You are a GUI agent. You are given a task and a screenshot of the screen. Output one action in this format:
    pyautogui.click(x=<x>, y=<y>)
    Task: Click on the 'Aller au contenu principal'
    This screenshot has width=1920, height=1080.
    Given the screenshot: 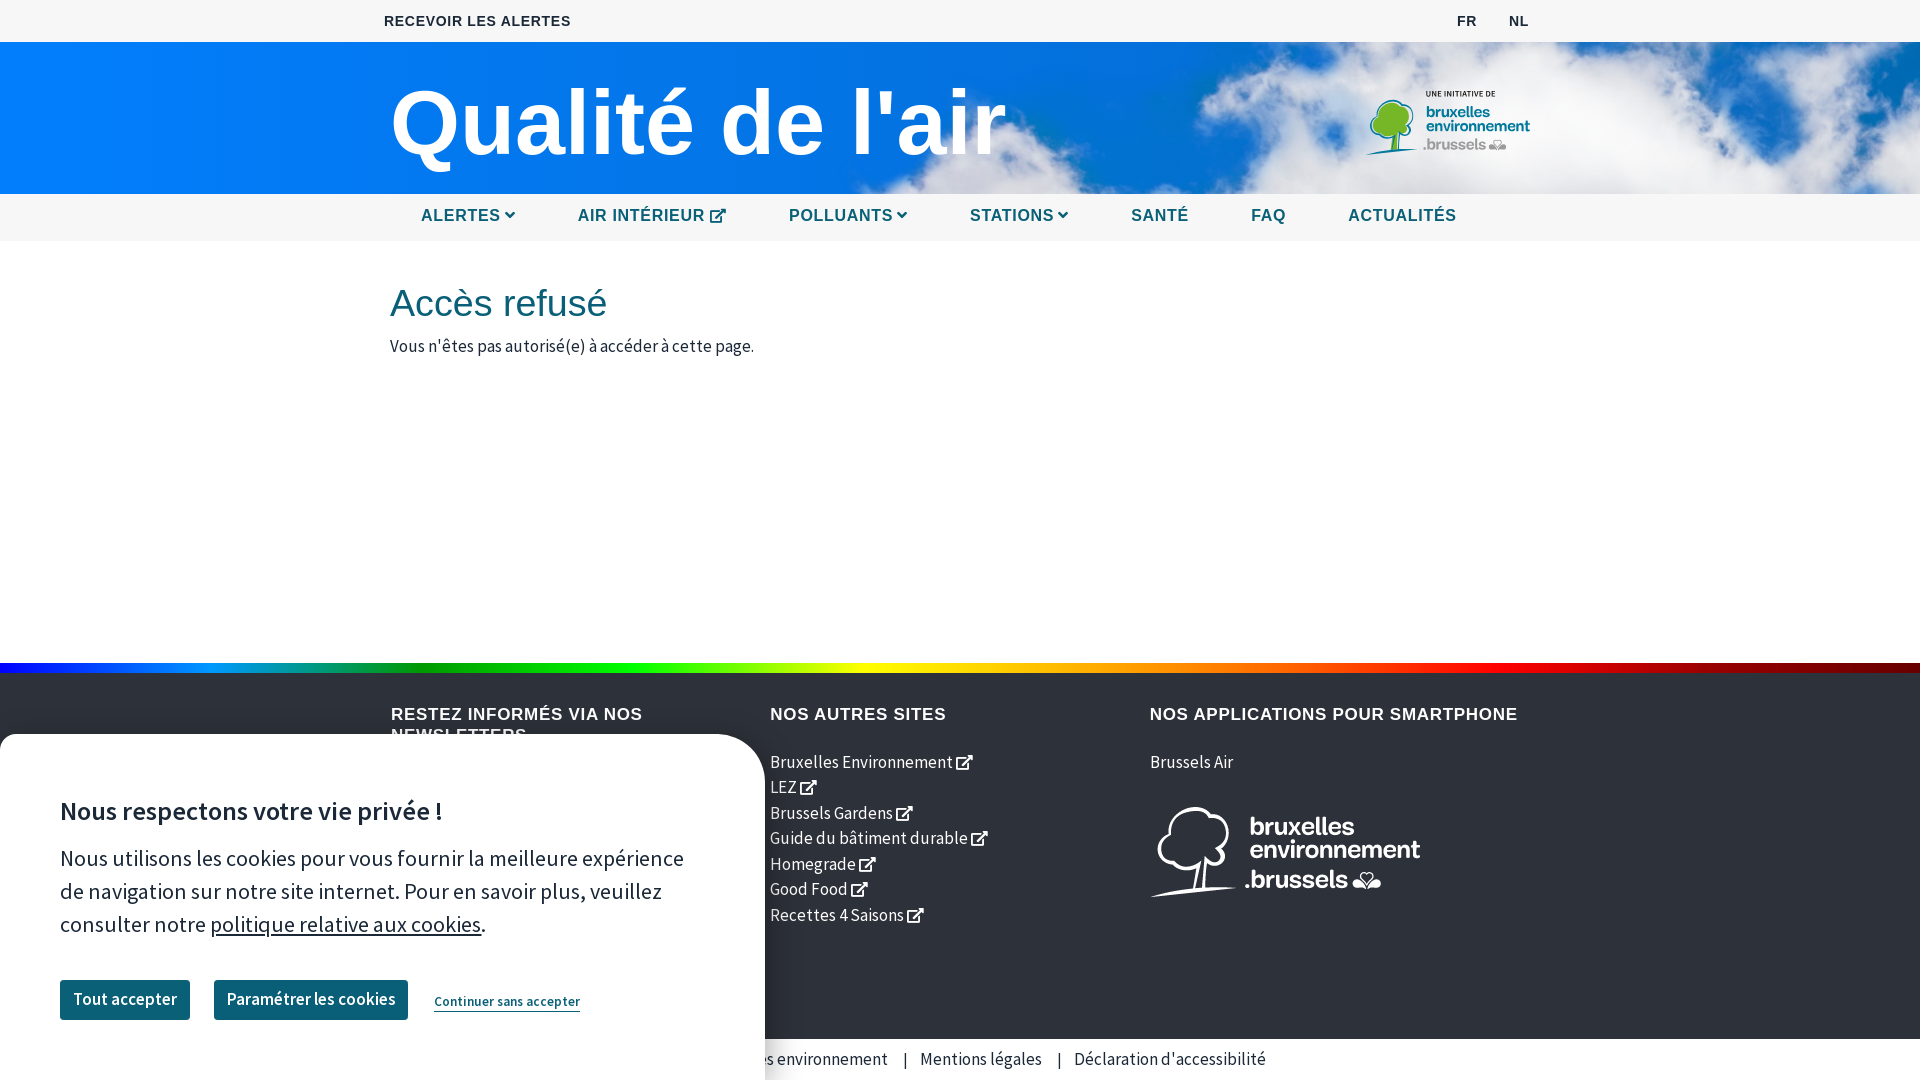 What is the action you would take?
    pyautogui.click(x=960, y=1)
    